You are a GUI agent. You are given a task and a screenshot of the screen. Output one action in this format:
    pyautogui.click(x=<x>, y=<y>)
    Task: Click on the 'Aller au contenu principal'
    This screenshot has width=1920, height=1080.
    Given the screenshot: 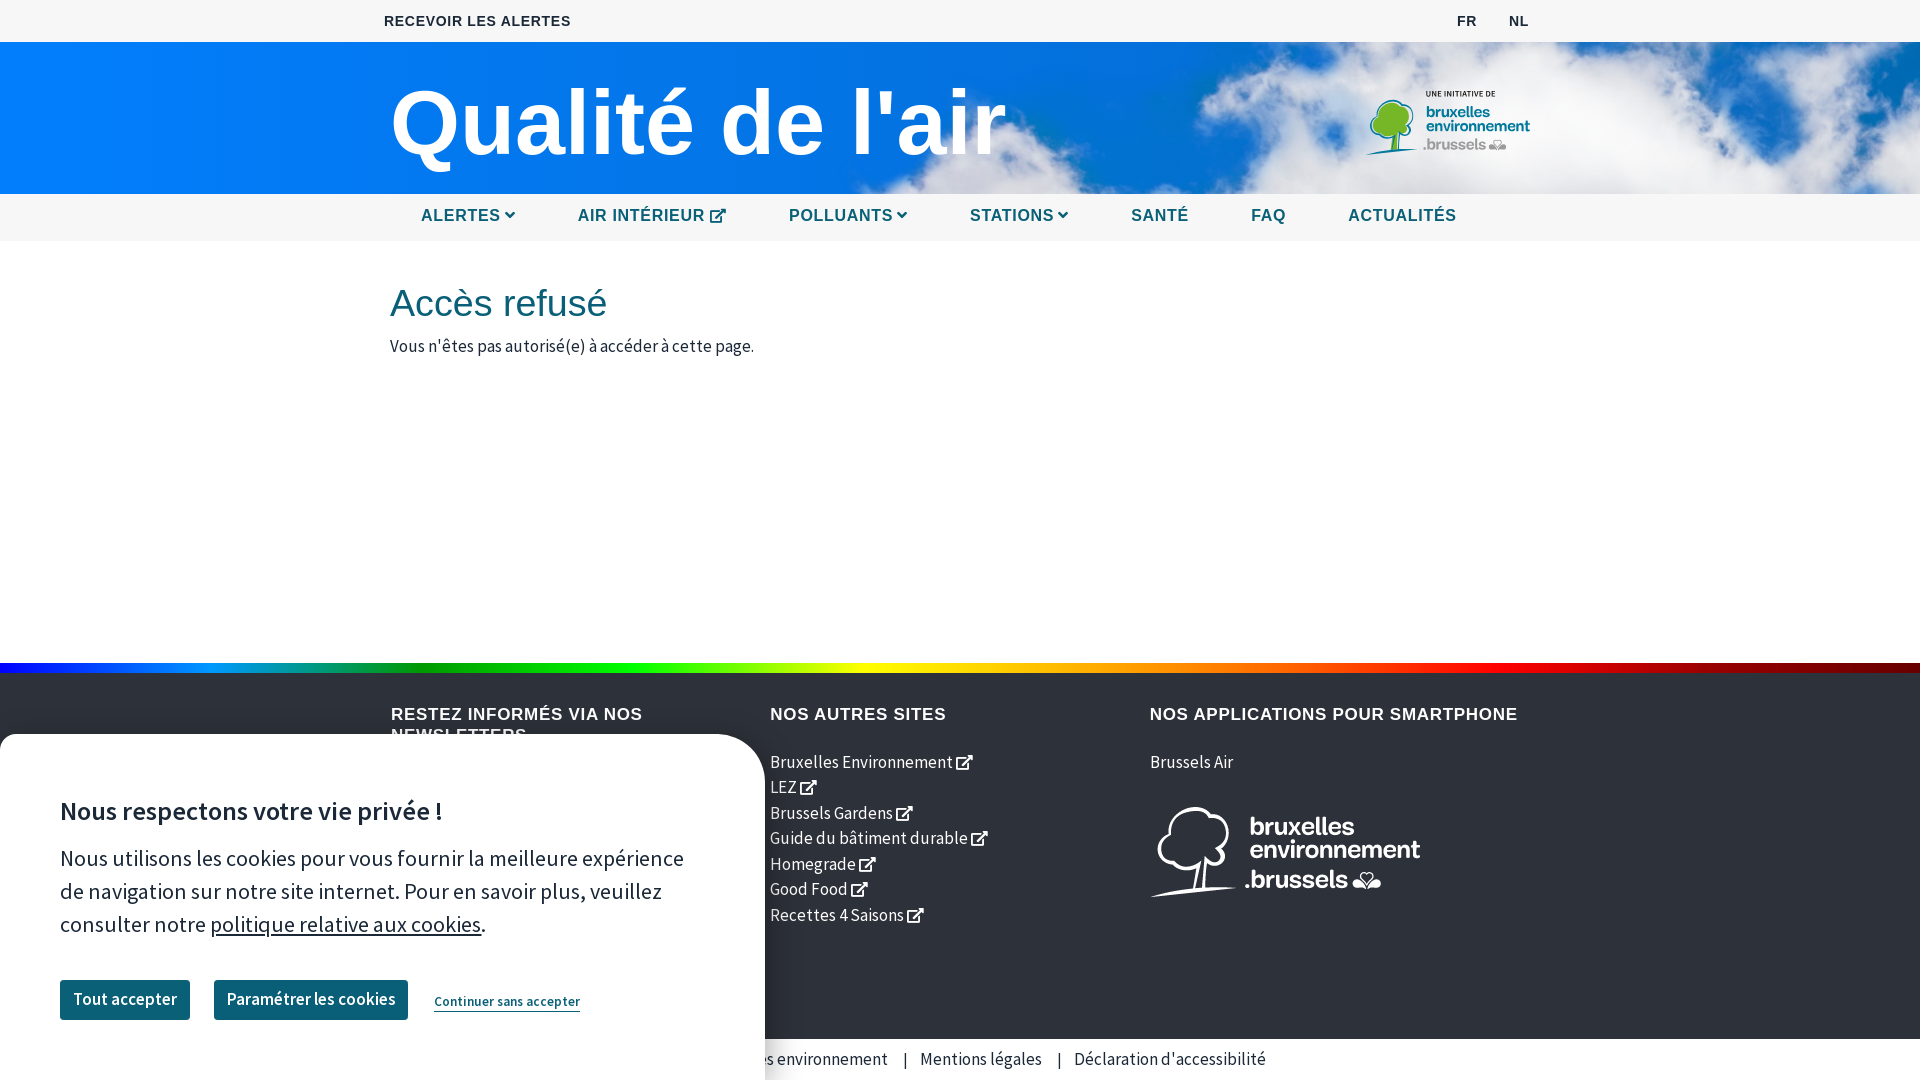 What is the action you would take?
    pyautogui.click(x=960, y=1)
    